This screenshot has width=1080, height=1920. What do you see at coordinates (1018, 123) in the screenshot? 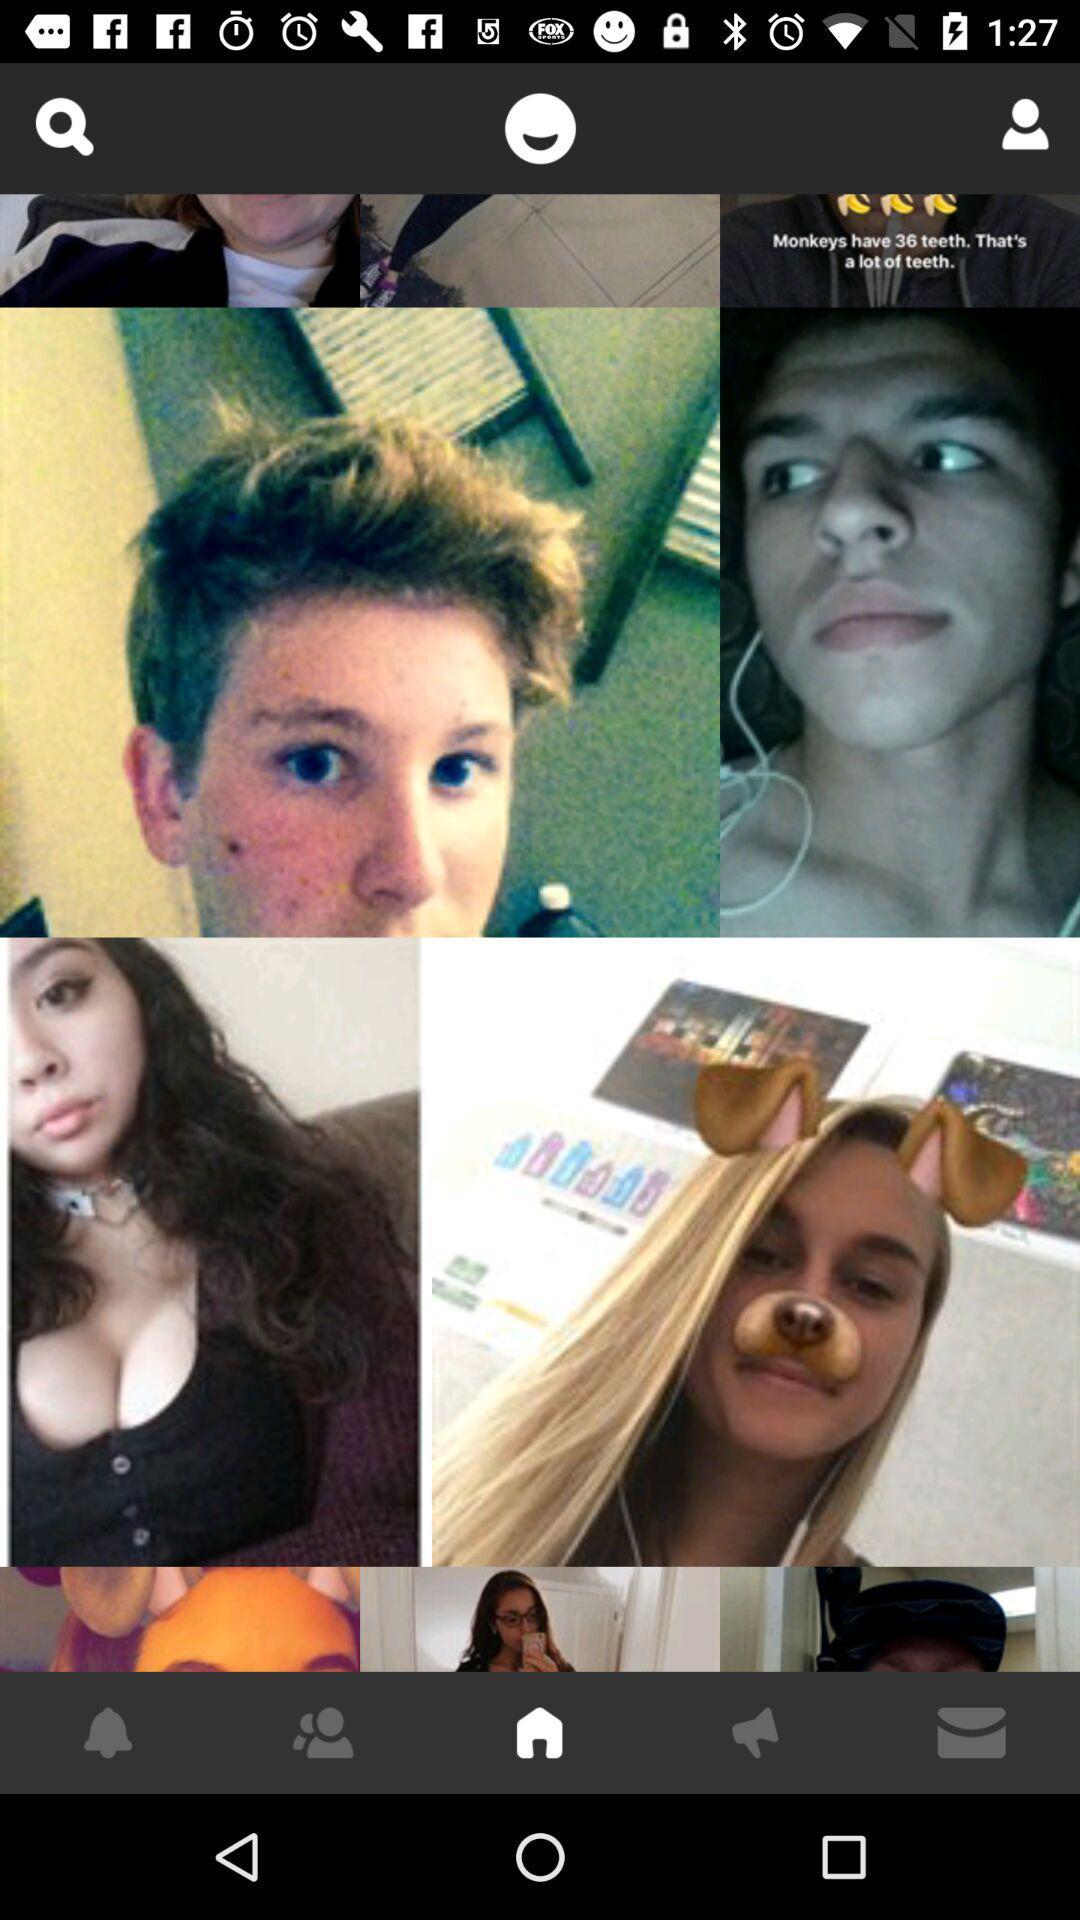
I see `the avatar icon` at bounding box center [1018, 123].